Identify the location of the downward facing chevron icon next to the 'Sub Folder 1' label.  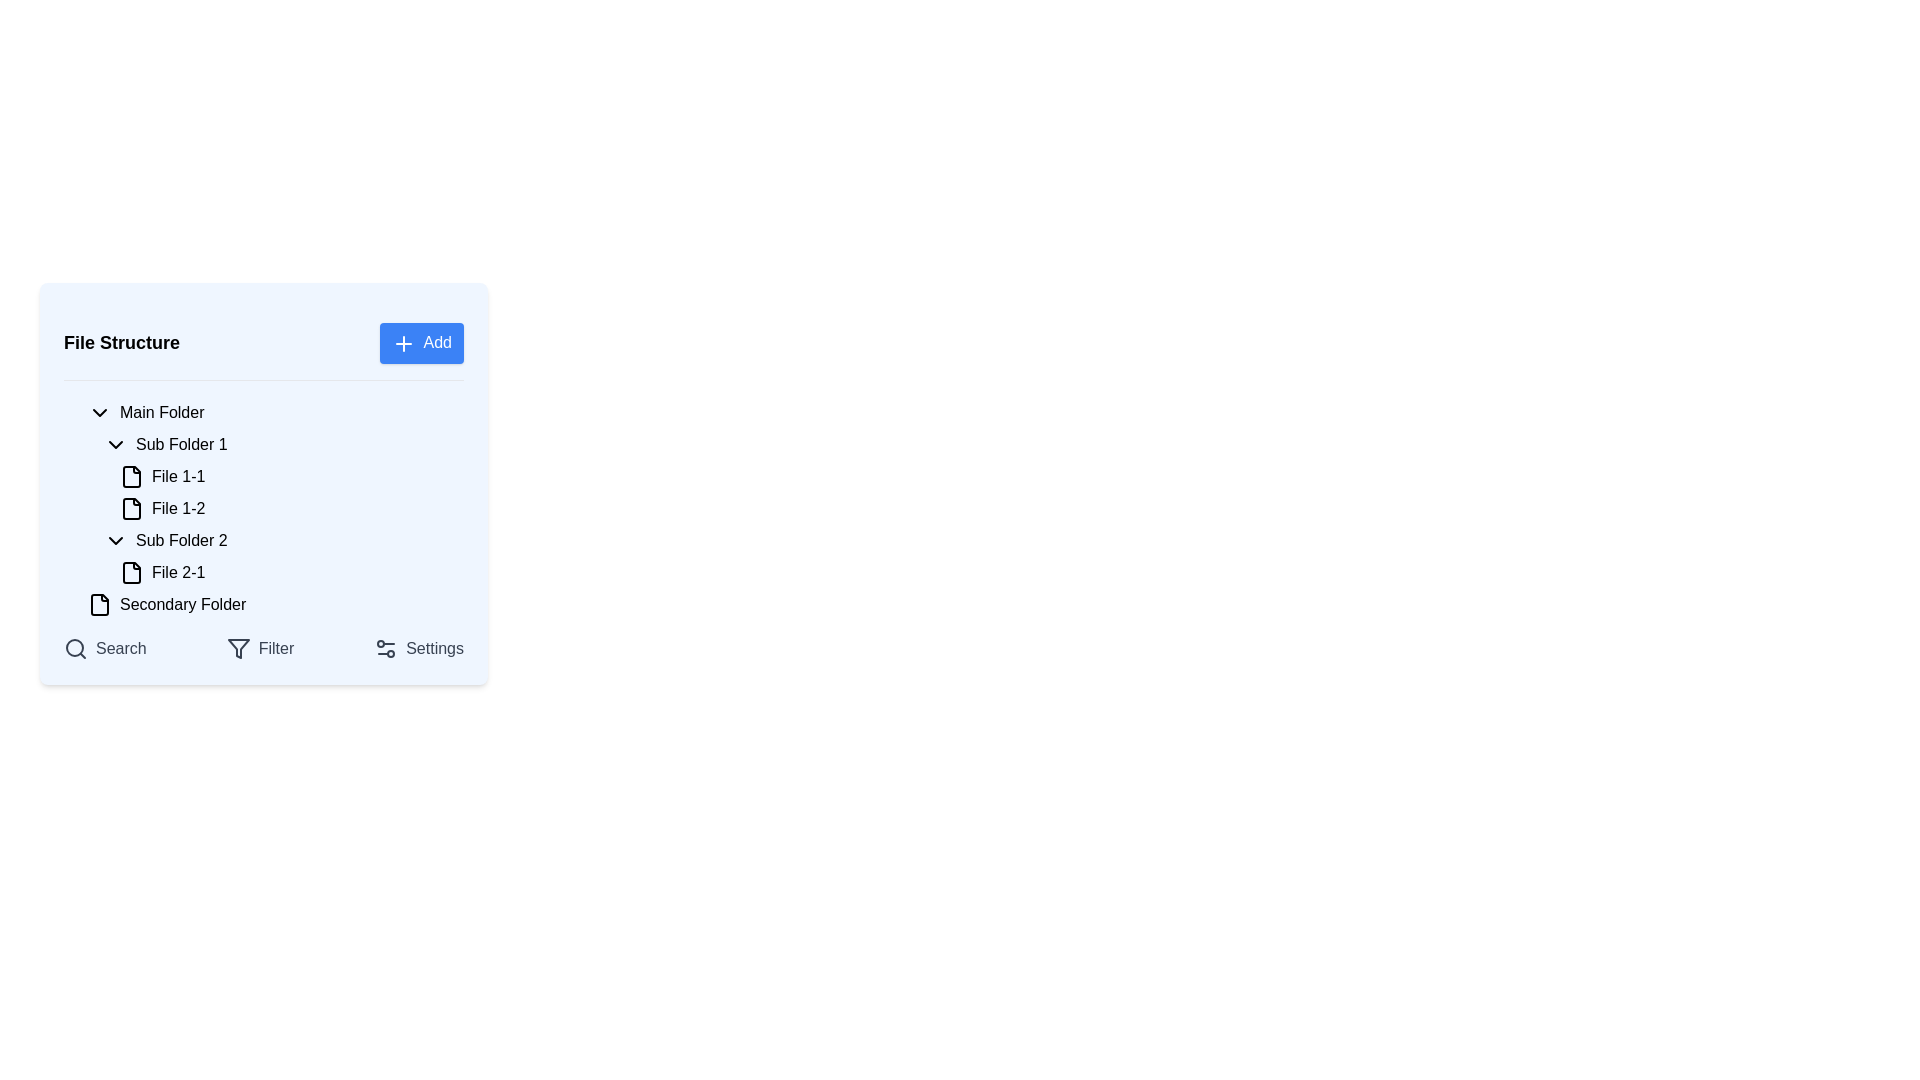
(114, 442).